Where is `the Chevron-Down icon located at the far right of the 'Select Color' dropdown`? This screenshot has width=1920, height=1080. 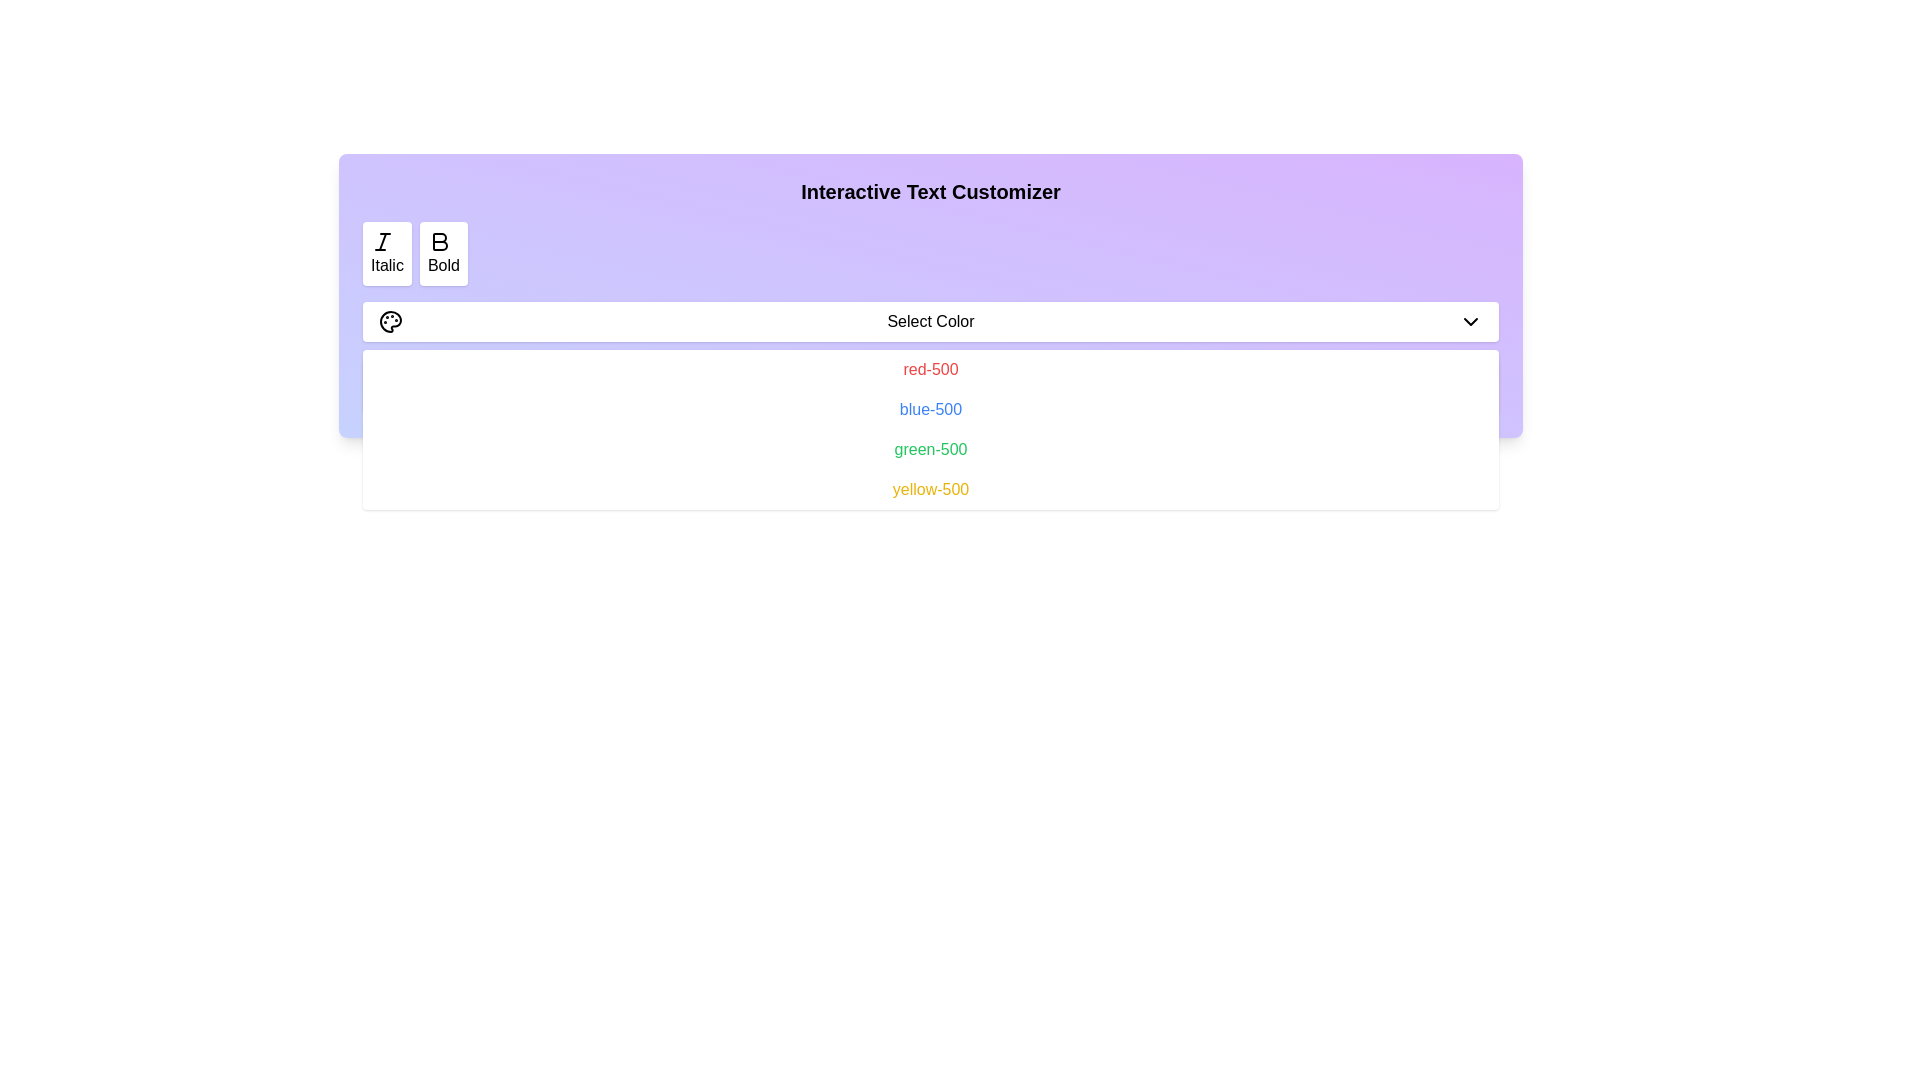
the Chevron-Down icon located at the far right of the 'Select Color' dropdown is located at coordinates (1470, 320).